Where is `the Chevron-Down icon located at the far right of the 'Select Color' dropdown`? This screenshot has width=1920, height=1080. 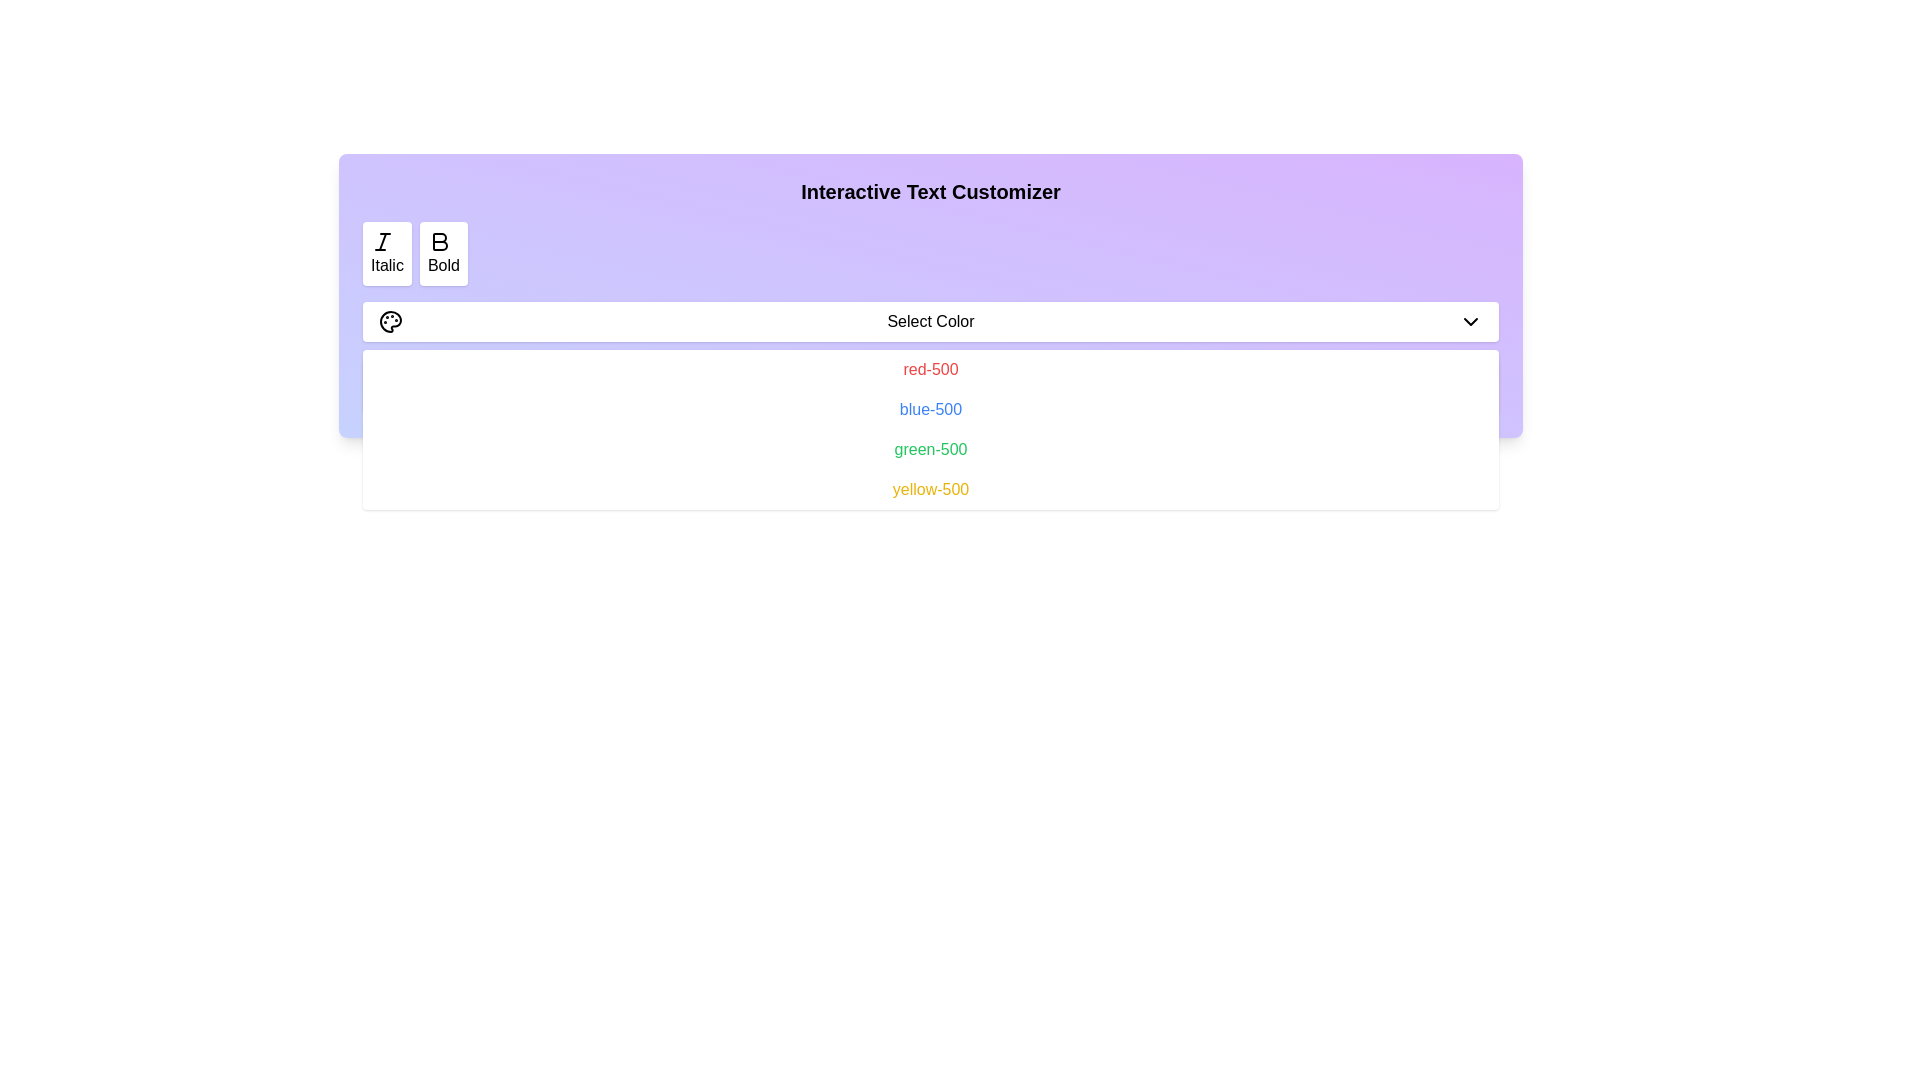
the Chevron-Down icon located at the far right of the 'Select Color' dropdown is located at coordinates (1470, 320).